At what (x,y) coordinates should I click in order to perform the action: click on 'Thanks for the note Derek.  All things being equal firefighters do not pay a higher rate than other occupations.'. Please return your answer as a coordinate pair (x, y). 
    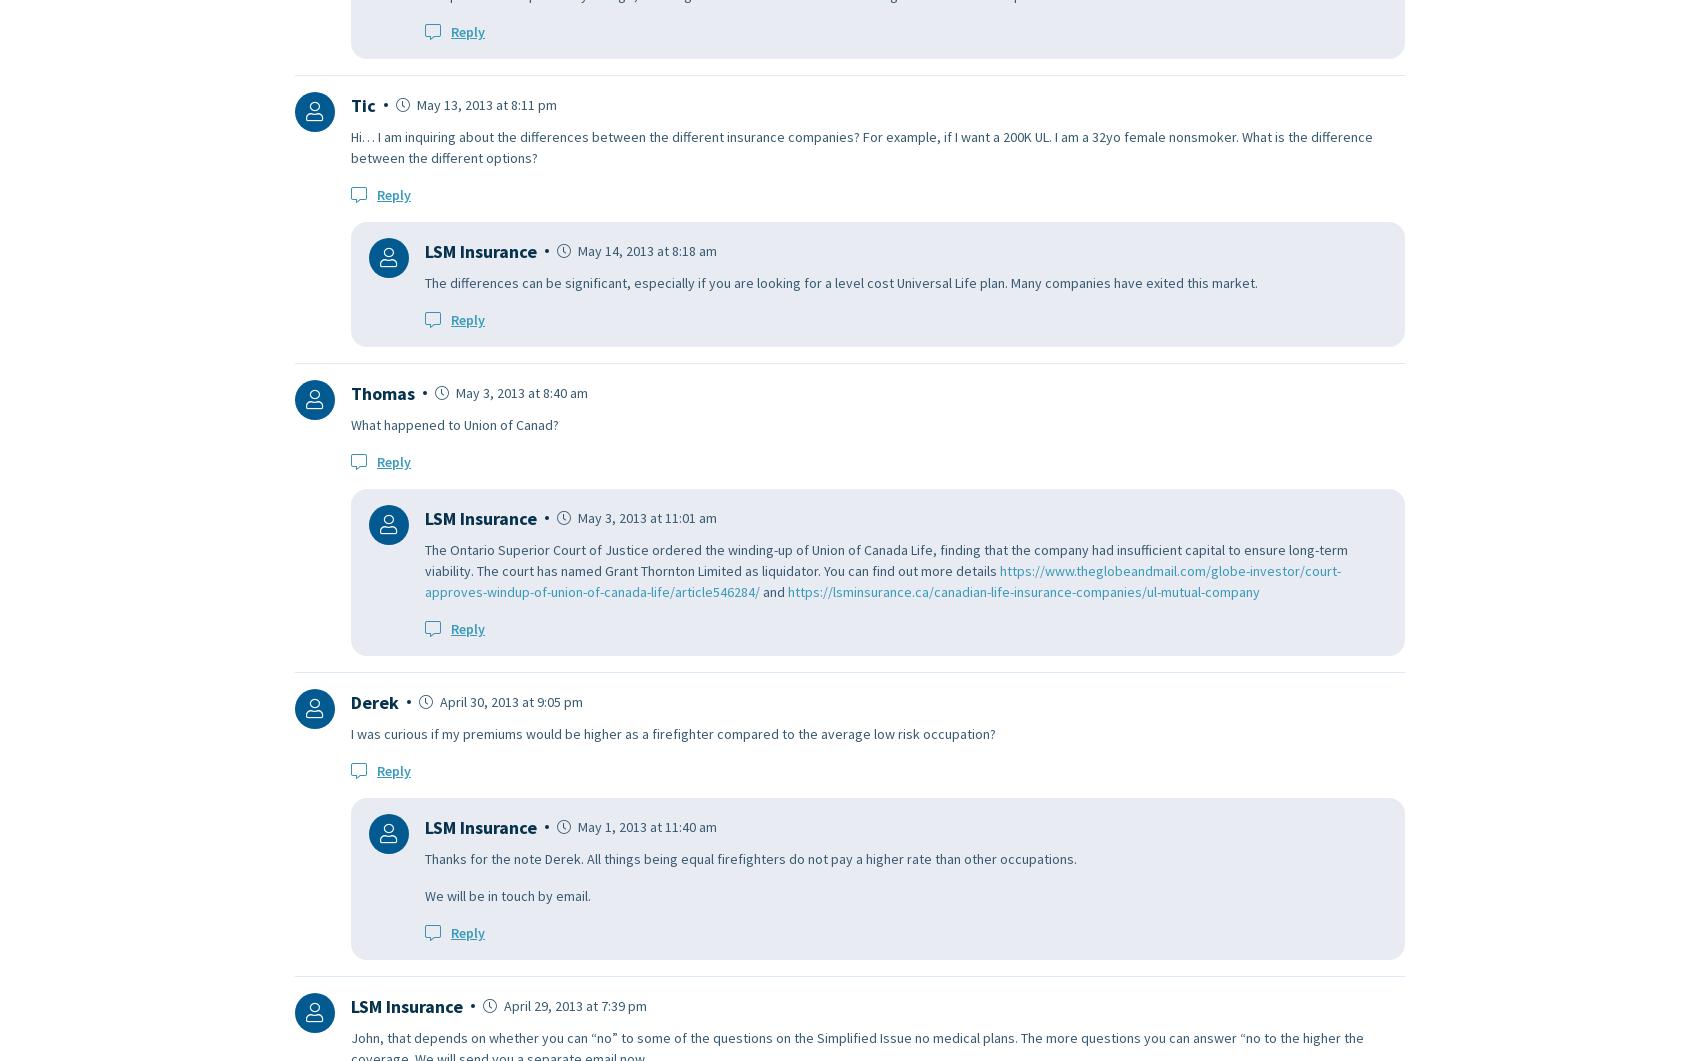
    Looking at the image, I should click on (750, 858).